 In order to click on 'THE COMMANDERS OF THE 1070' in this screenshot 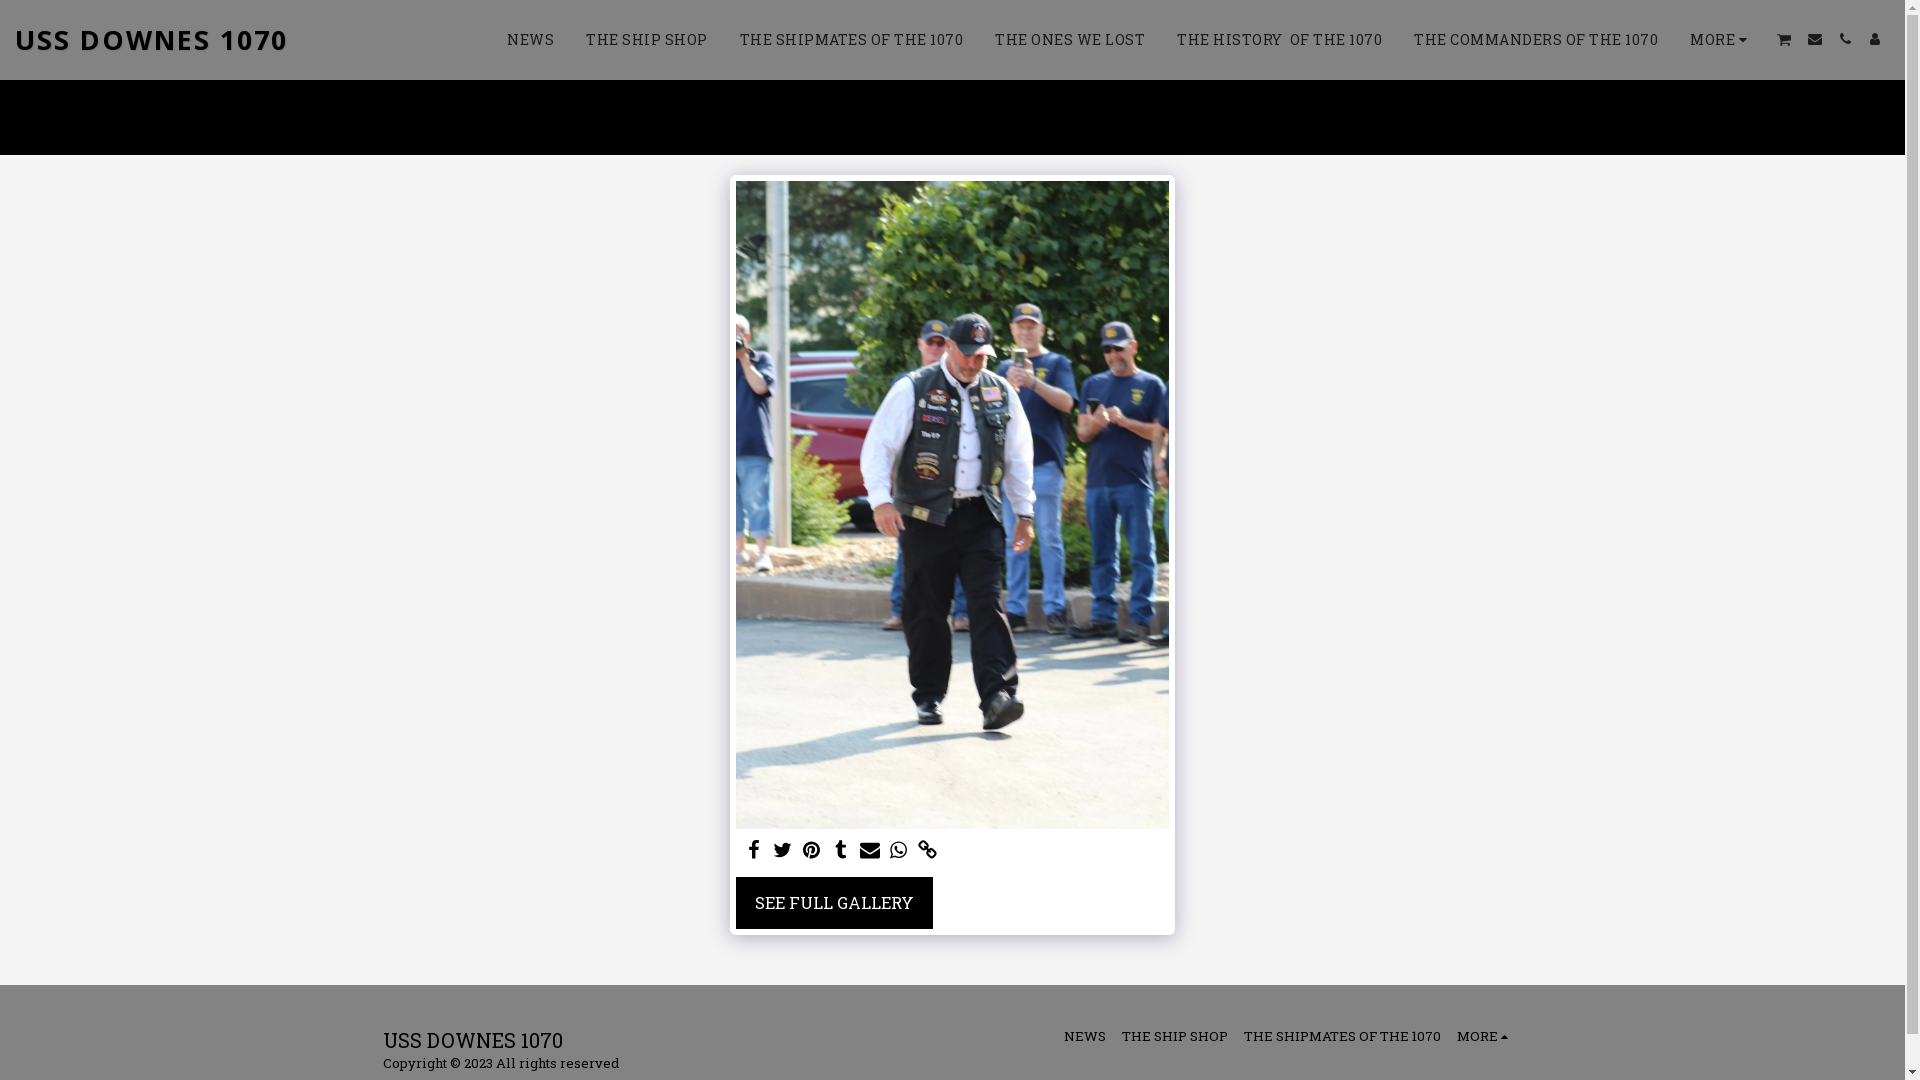, I will do `click(1535, 39)`.